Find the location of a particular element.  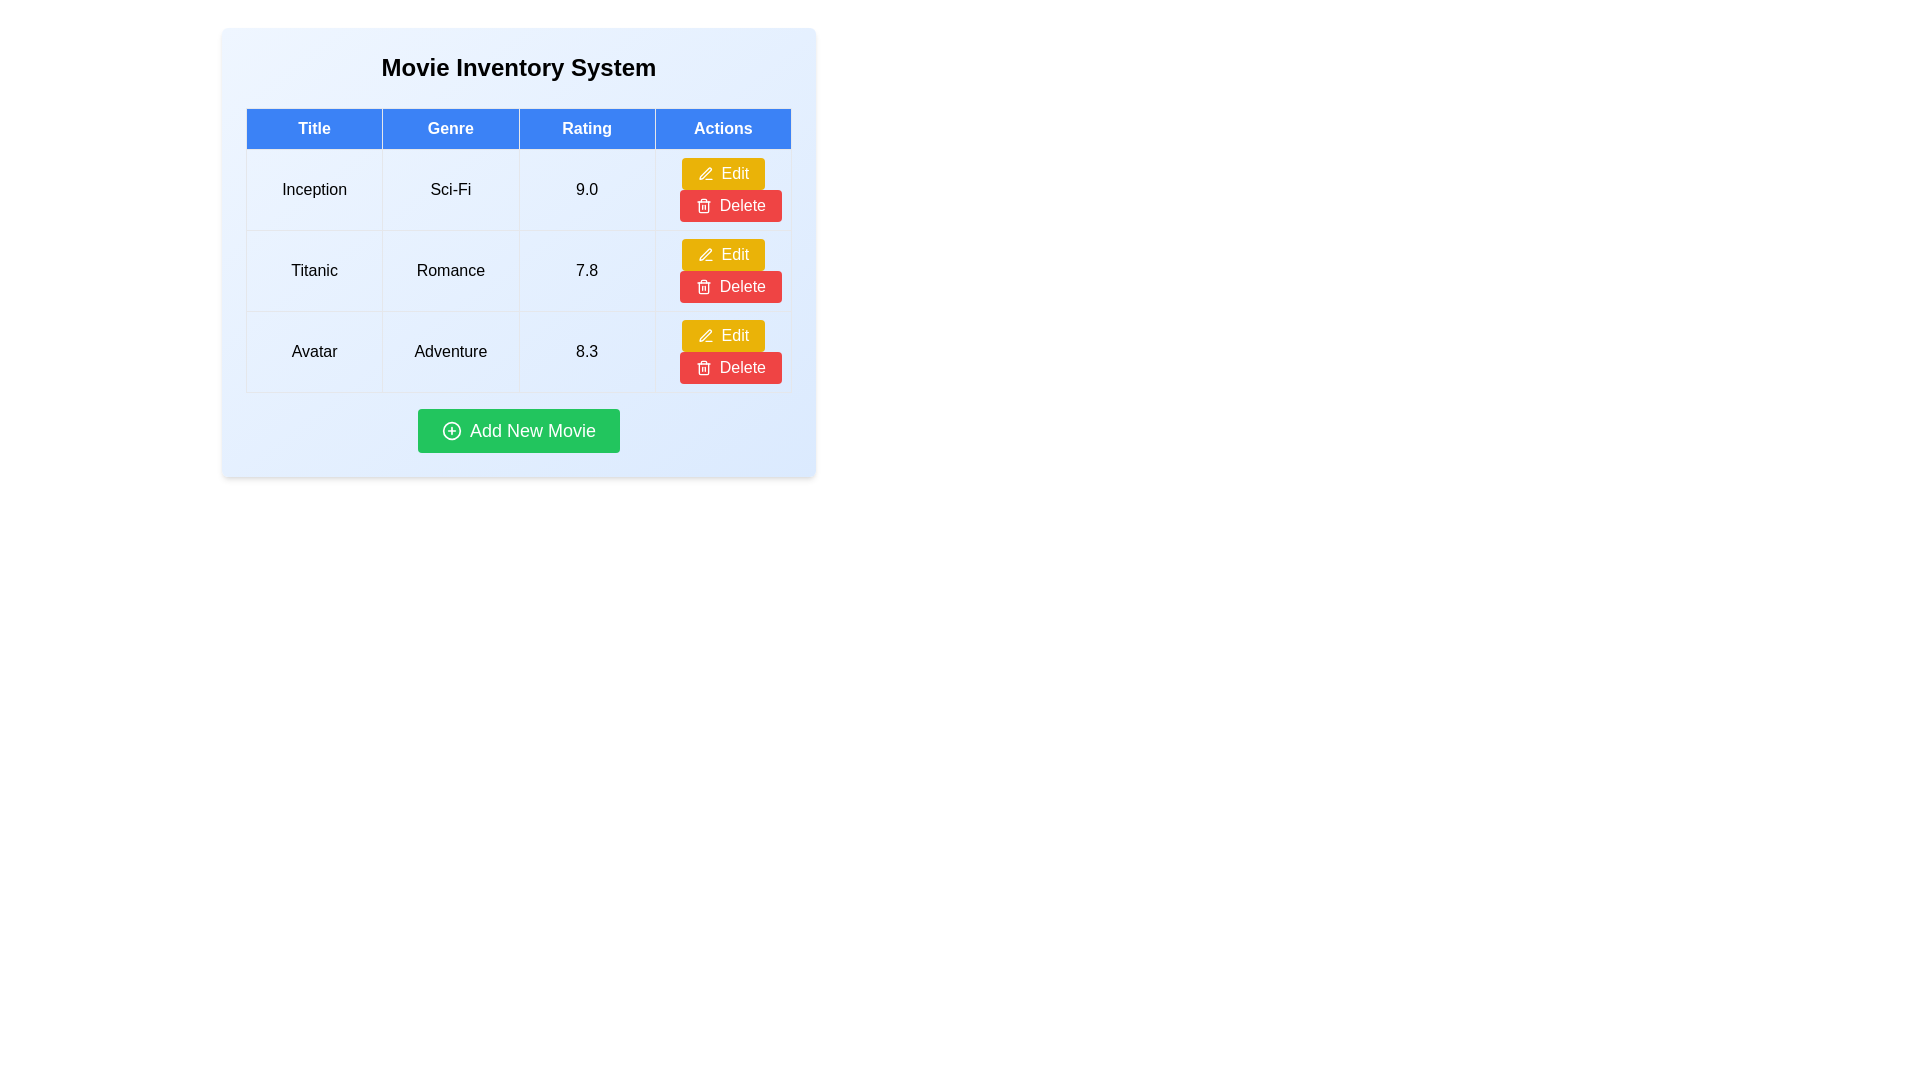

the trash bin icon in the 'Actions' column of the third row in the table, which is the leftmost icon in a pair of icons is located at coordinates (703, 369).